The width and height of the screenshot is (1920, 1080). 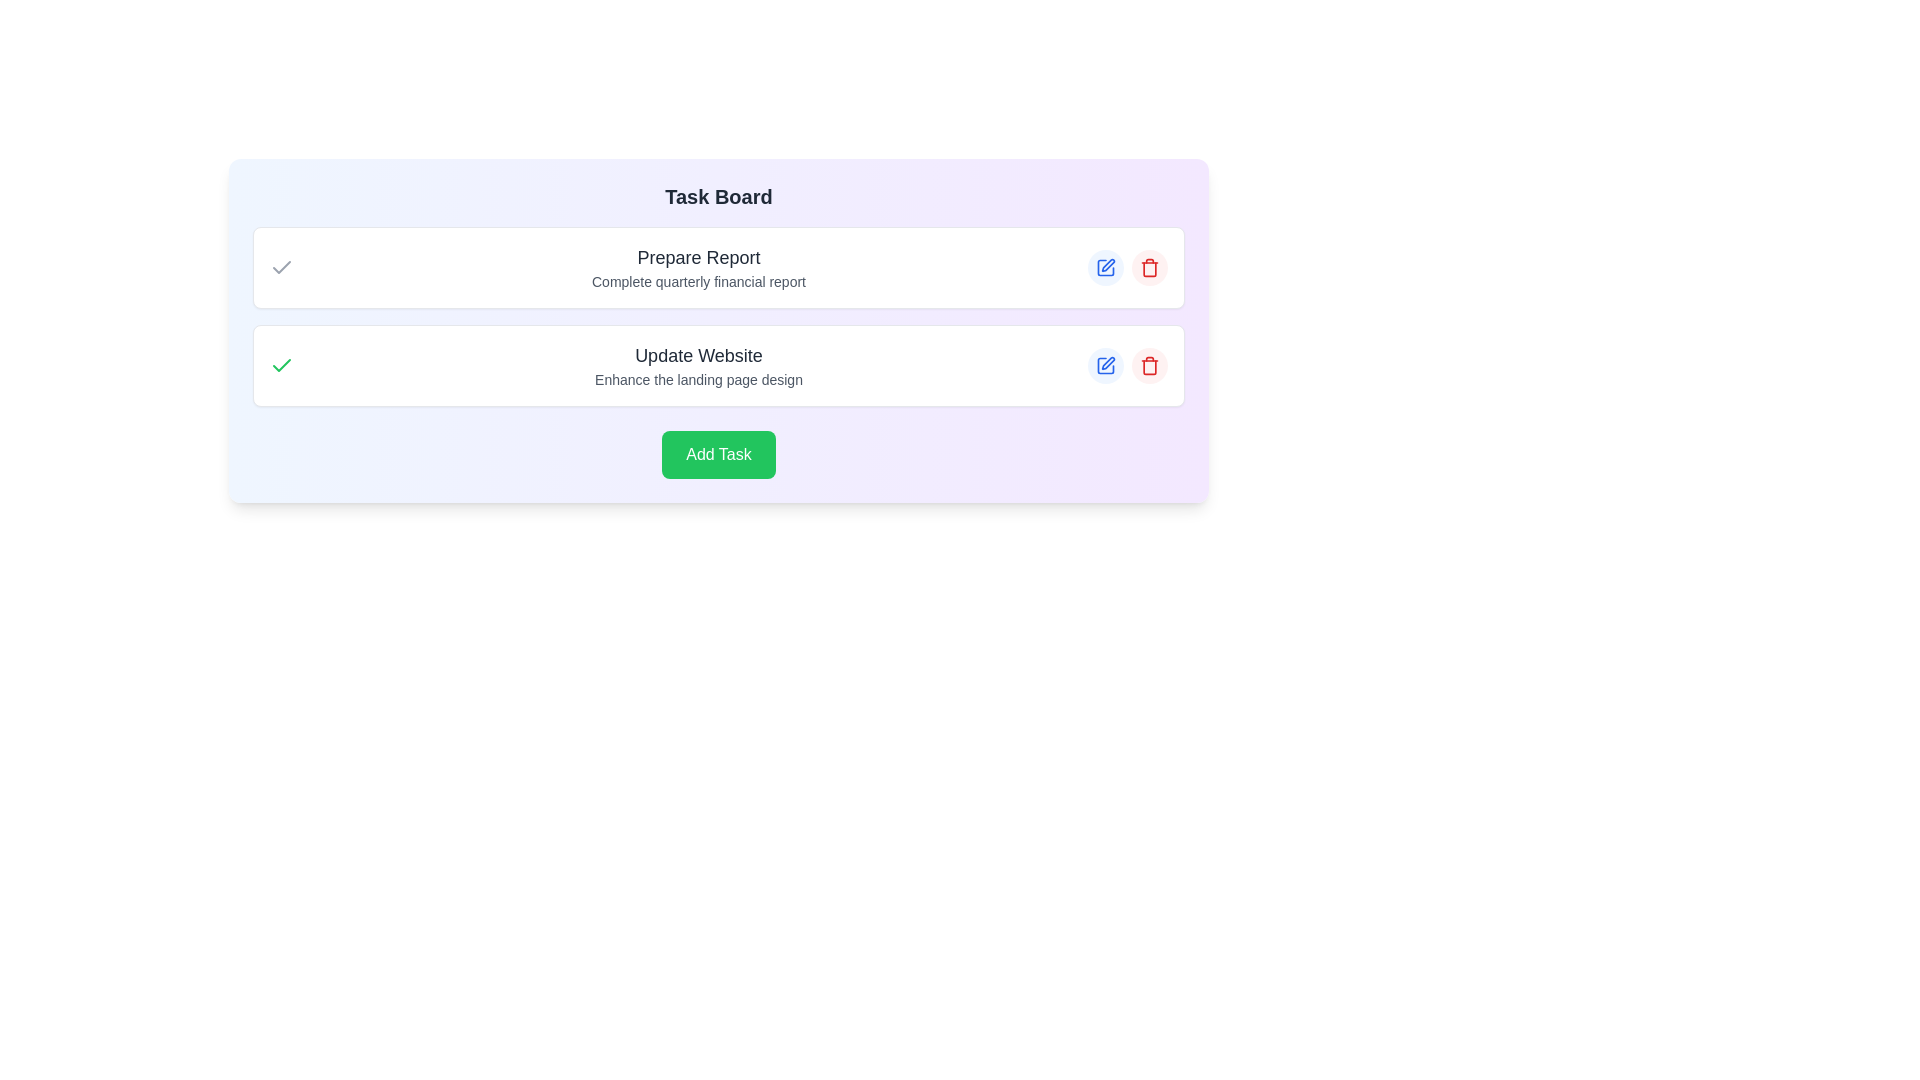 I want to click on the checkmark icon that indicates the completion status of the task 'Prepare Report', which is located to the left of the task's text in the topmost row of the task list, so click(x=281, y=266).